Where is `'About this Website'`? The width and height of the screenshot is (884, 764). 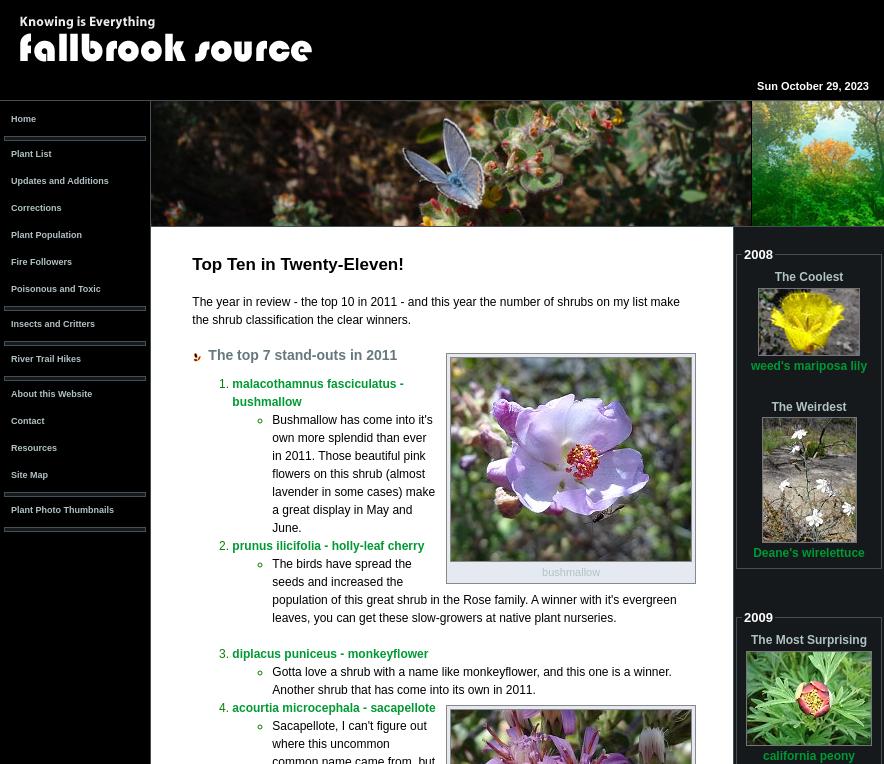 'About this Website' is located at coordinates (50, 392).